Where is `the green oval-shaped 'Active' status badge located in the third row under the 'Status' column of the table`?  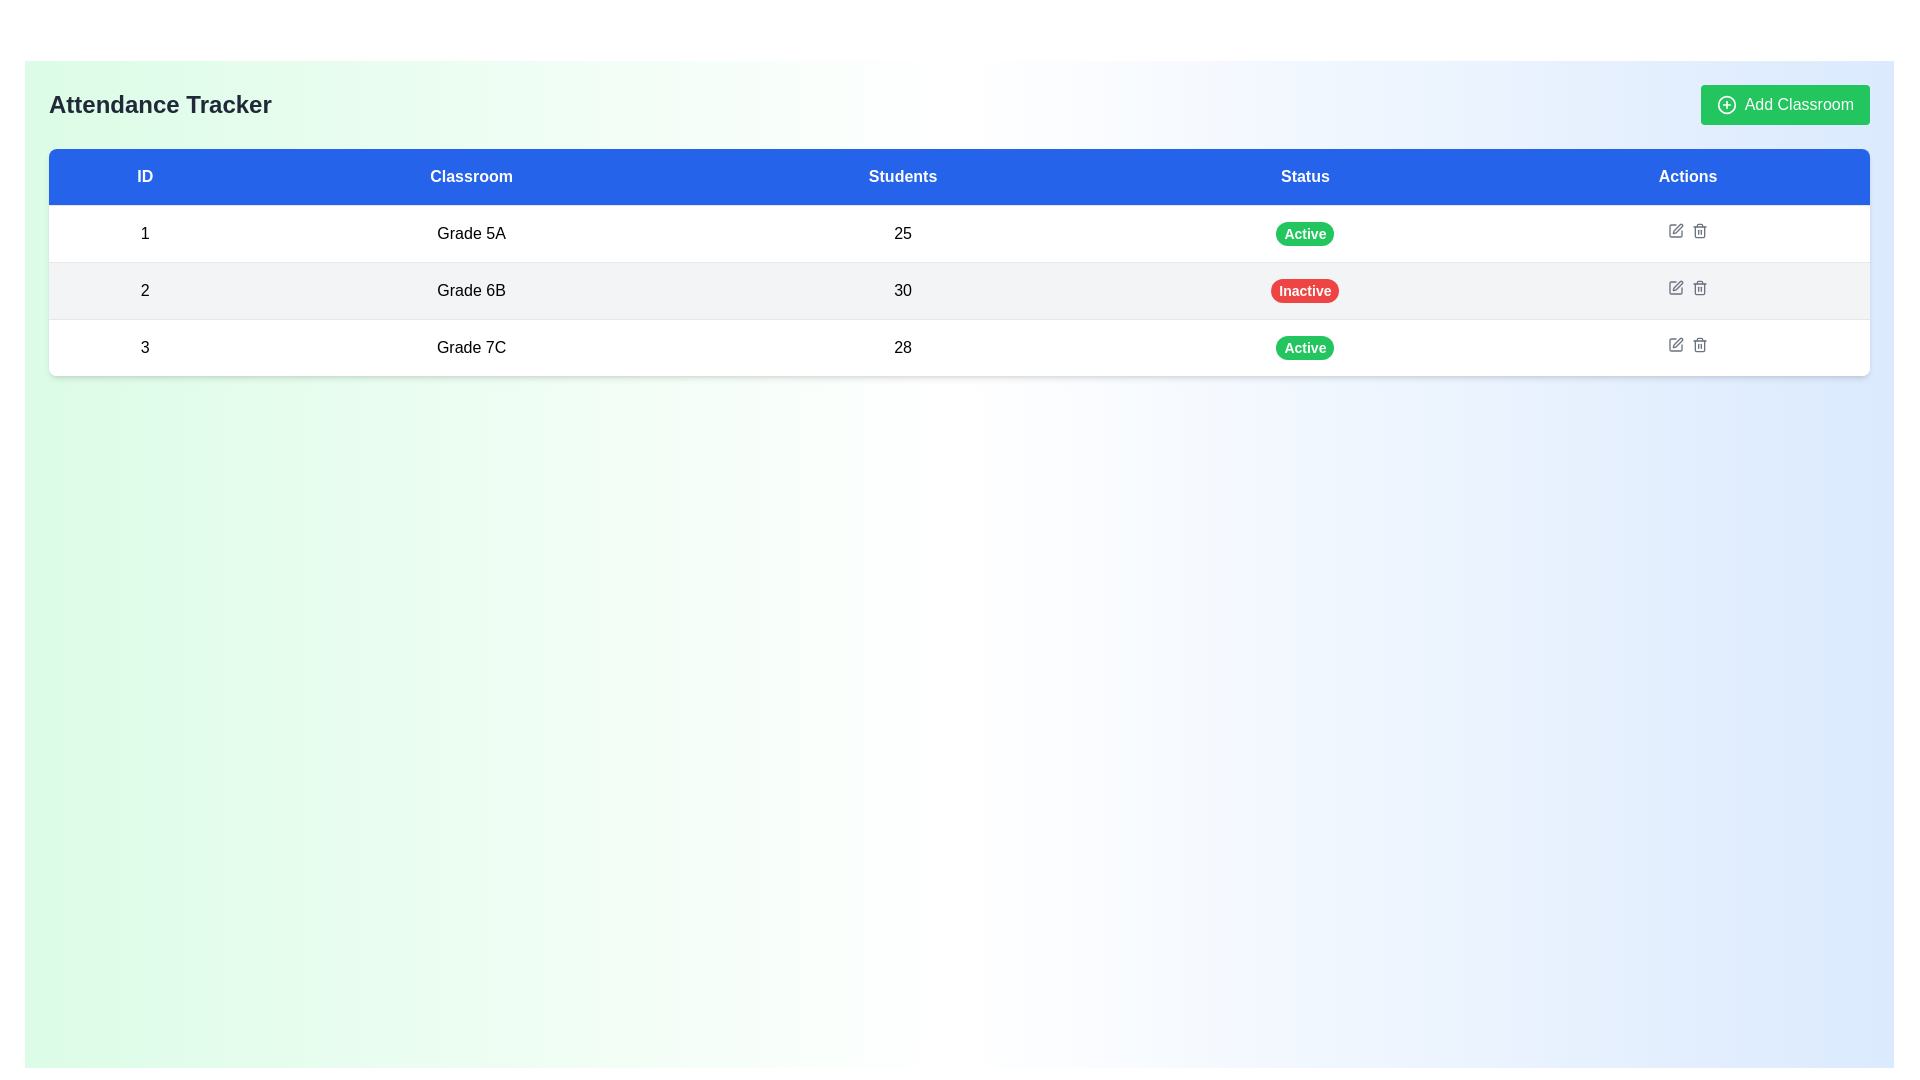 the green oval-shaped 'Active' status badge located in the third row under the 'Status' column of the table is located at coordinates (1305, 346).